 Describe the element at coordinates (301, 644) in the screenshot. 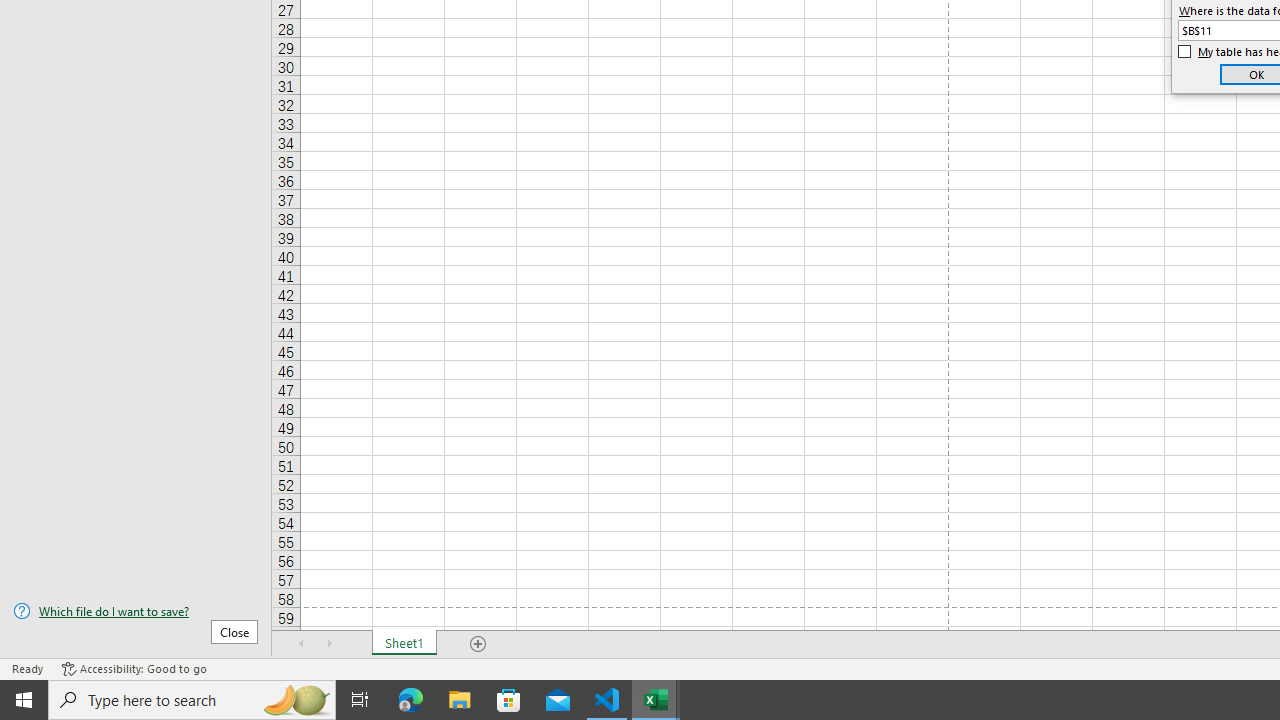

I see `'Scroll Left'` at that location.